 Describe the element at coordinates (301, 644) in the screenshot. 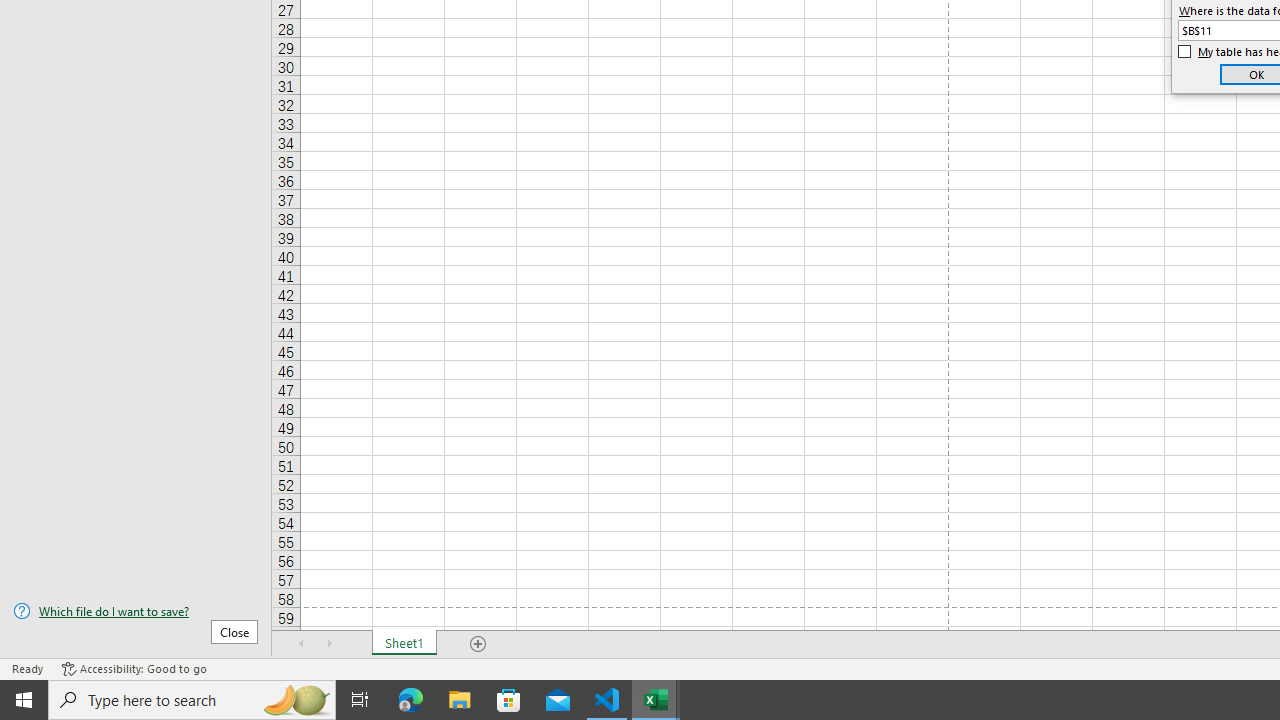

I see `'Scroll Left'` at that location.